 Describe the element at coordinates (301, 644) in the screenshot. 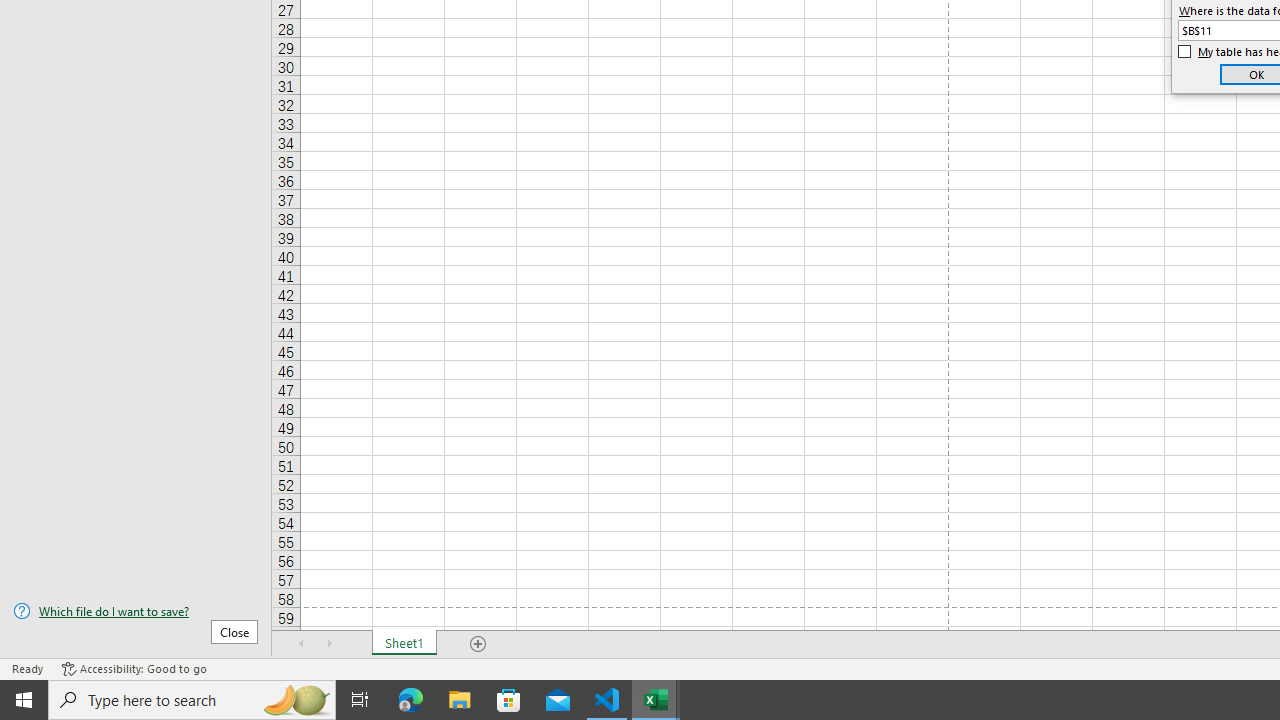

I see `'Scroll Left'` at that location.